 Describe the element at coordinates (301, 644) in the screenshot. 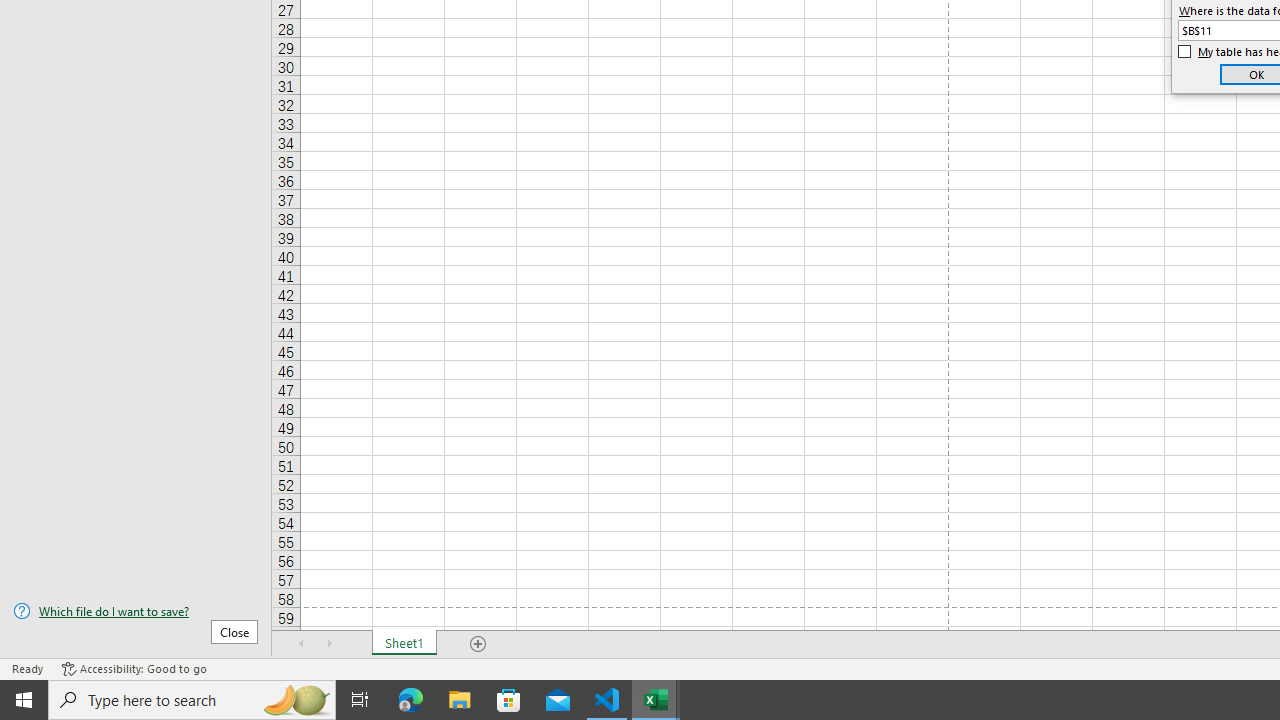

I see `'Scroll Left'` at that location.